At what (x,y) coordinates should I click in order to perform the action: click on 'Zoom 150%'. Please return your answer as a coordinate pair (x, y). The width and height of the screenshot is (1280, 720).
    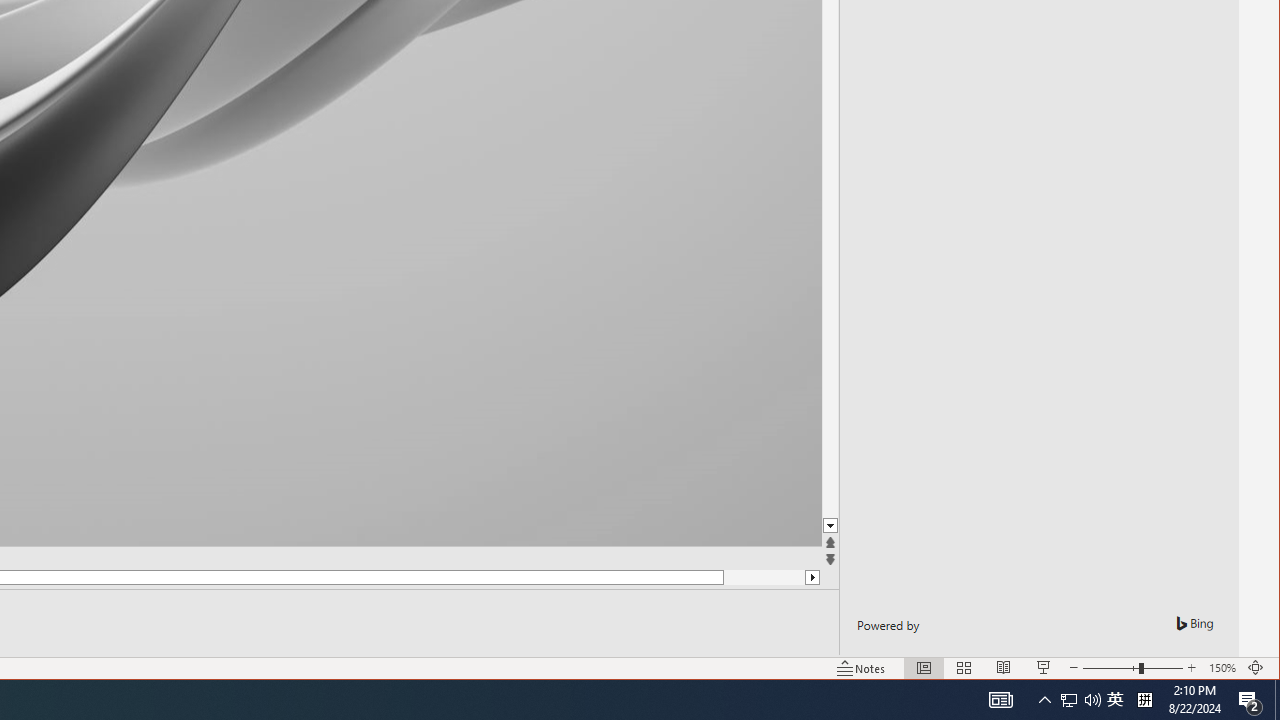
    Looking at the image, I should click on (1221, 668).